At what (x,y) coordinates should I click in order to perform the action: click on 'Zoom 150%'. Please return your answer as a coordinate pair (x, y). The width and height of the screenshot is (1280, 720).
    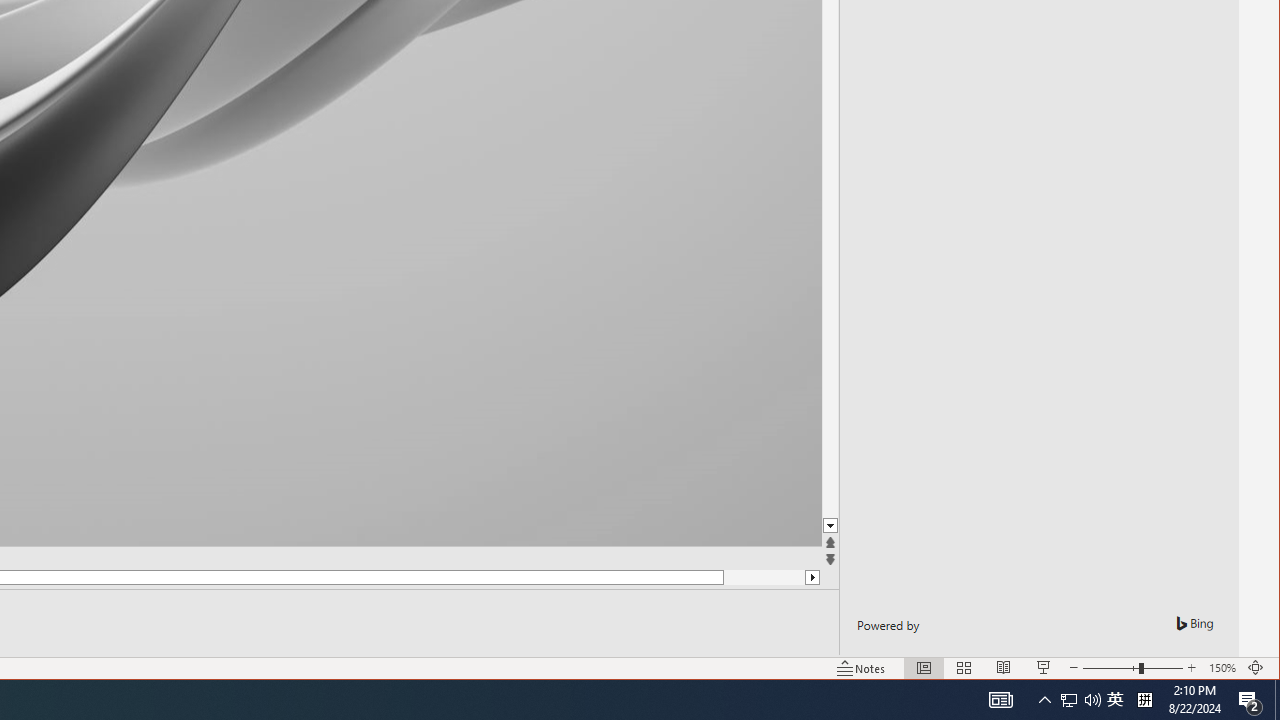
    Looking at the image, I should click on (1221, 668).